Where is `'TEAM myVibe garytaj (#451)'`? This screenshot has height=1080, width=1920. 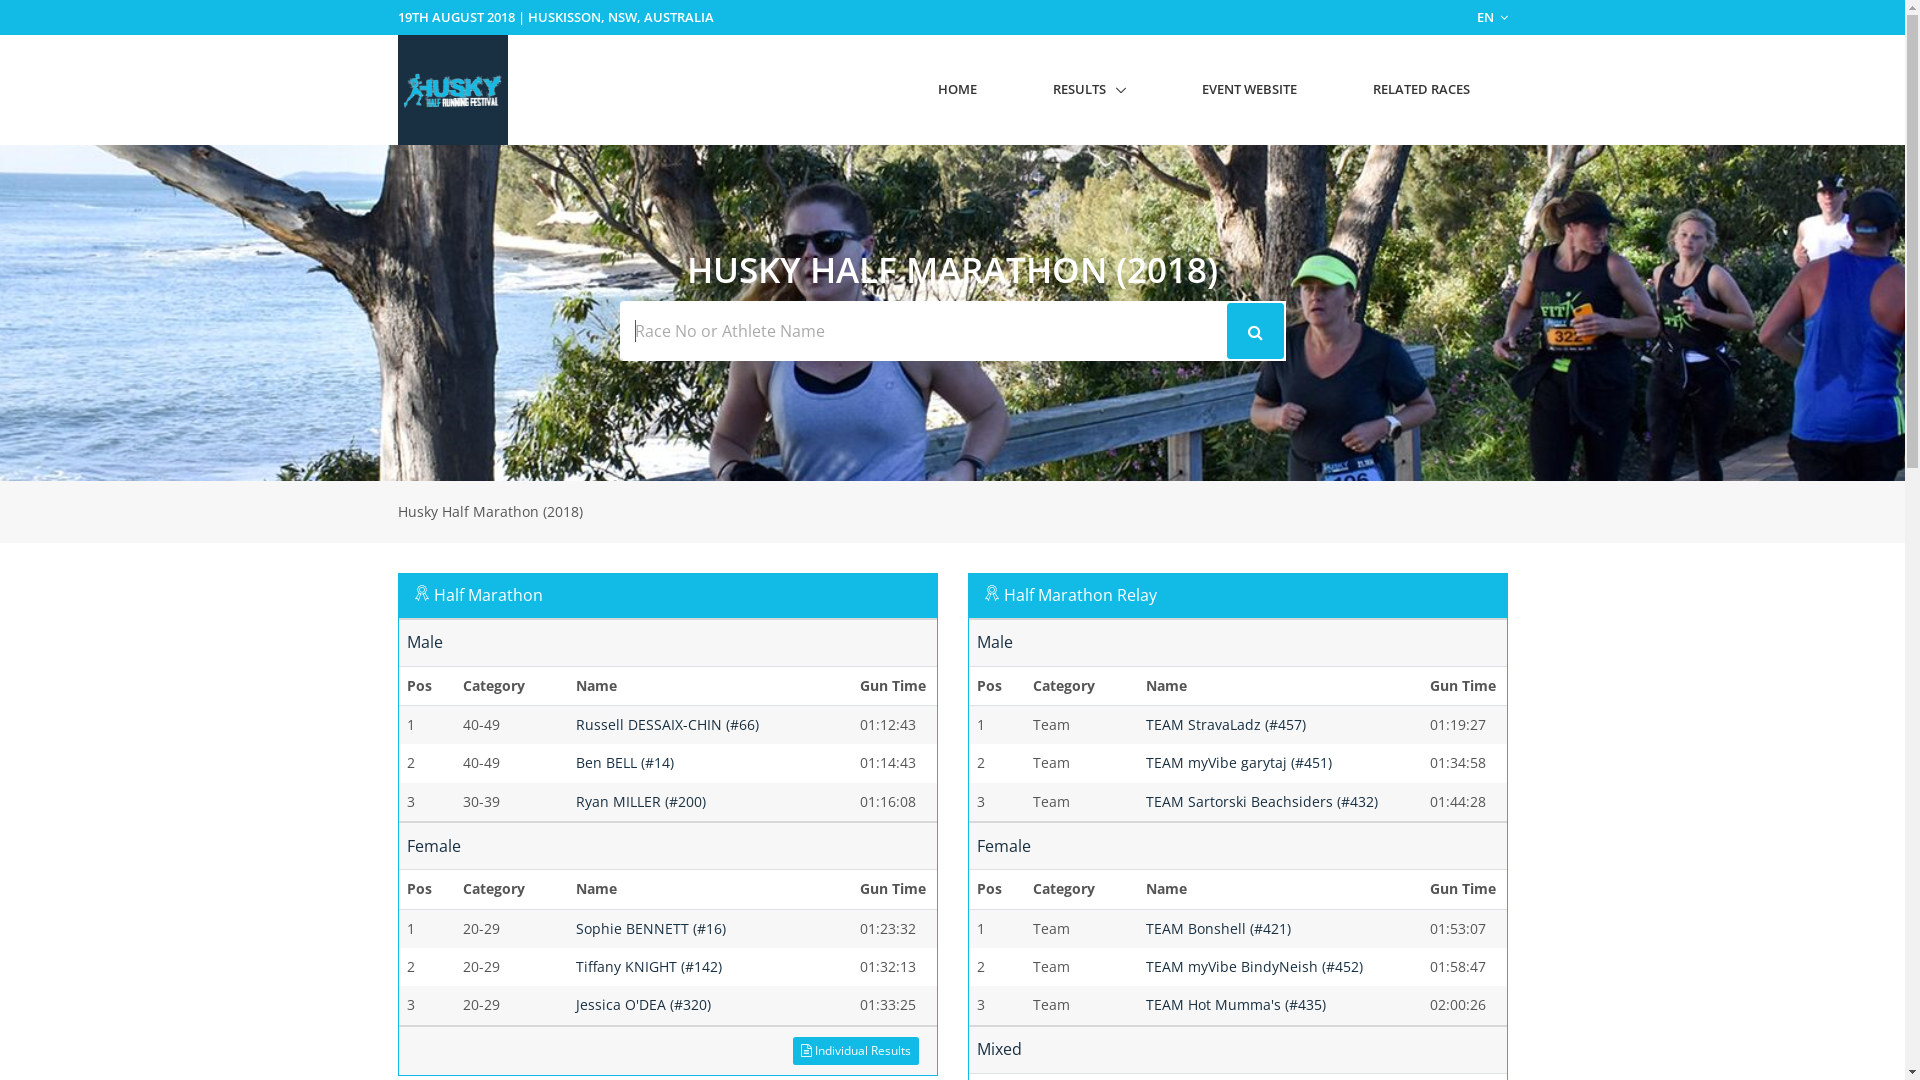 'TEAM myVibe garytaj (#451)' is located at coordinates (1146, 762).